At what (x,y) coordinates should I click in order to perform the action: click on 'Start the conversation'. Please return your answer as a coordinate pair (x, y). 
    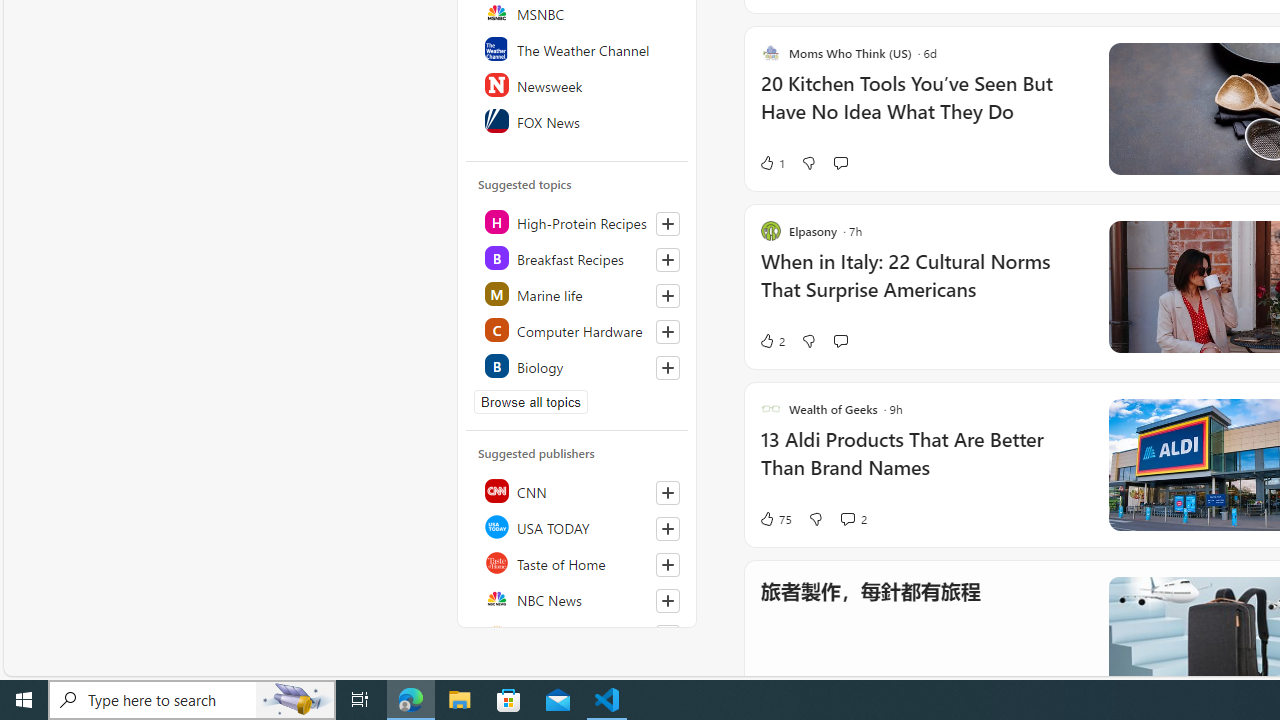
    Looking at the image, I should click on (840, 339).